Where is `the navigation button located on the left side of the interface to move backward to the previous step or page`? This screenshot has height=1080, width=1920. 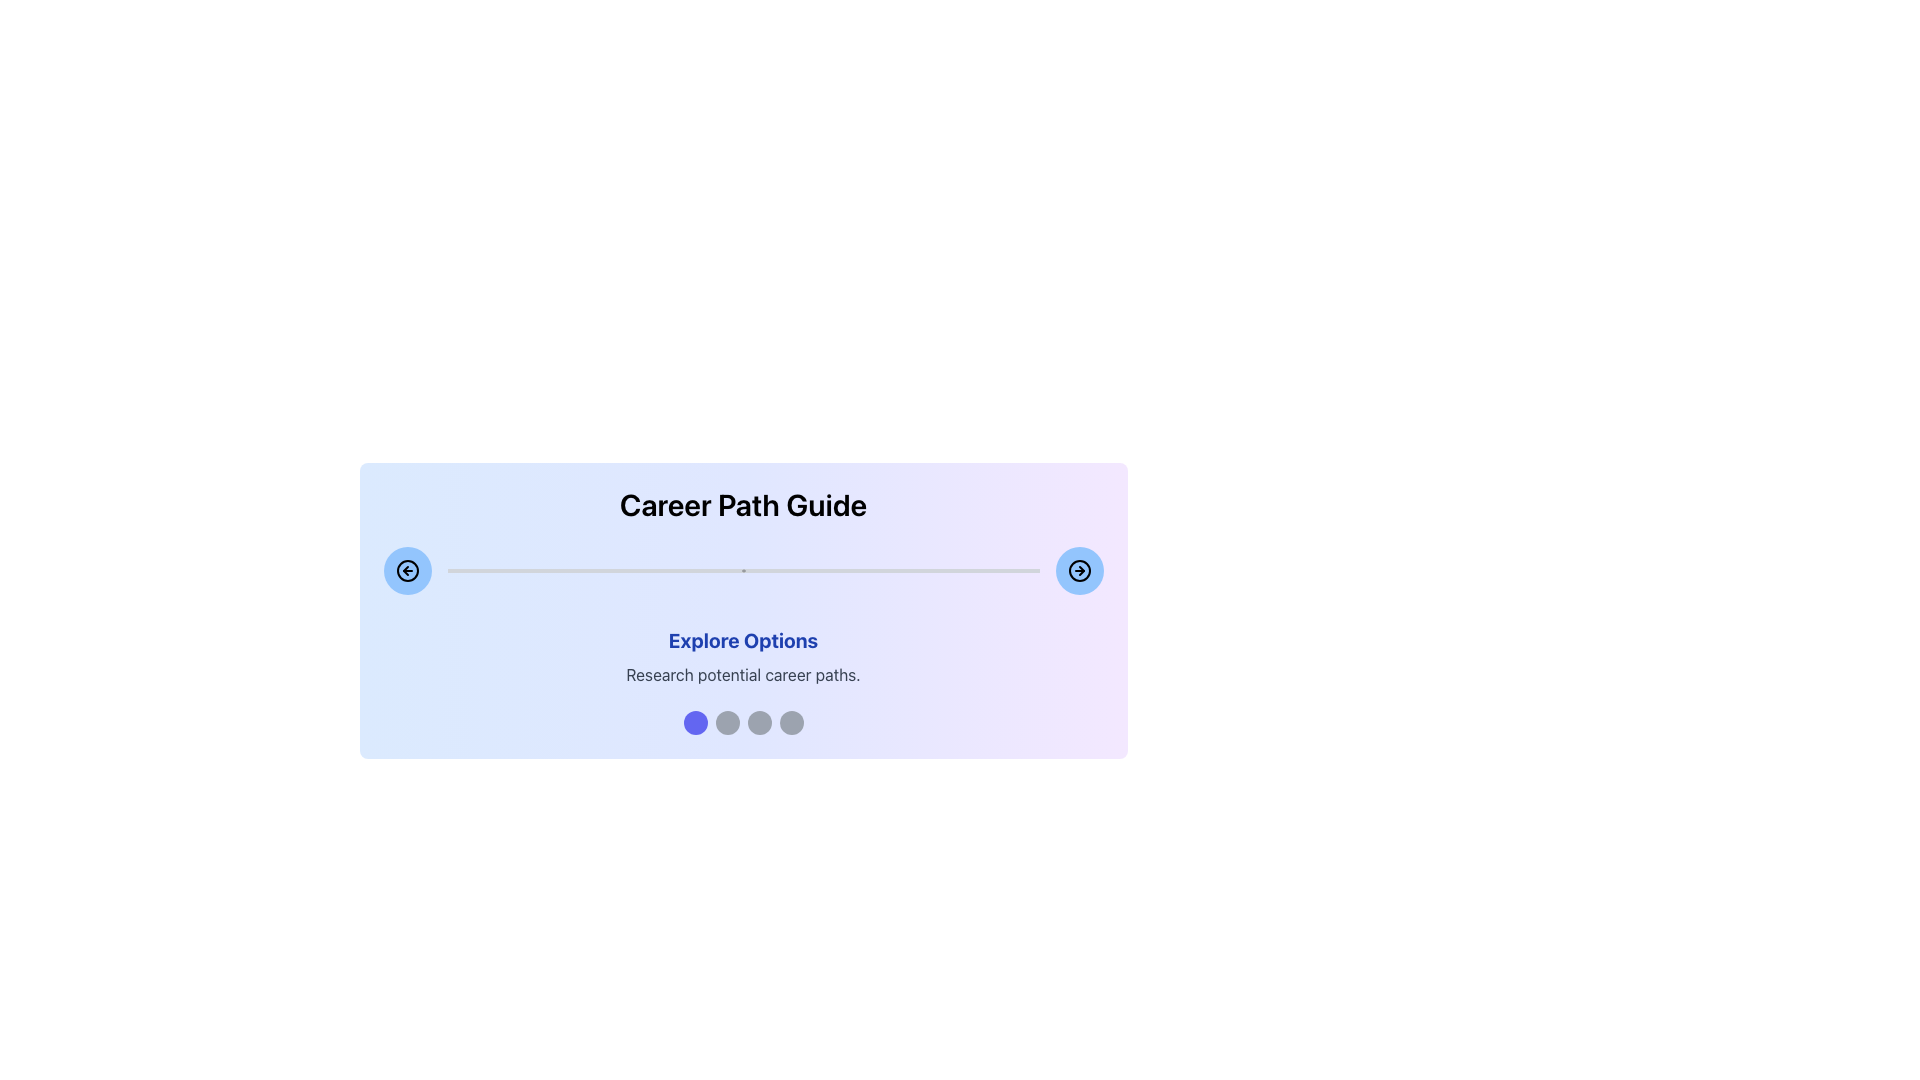
the navigation button located on the left side of the interface to move backward to the previous step or page is located at coordinates (406, 570).